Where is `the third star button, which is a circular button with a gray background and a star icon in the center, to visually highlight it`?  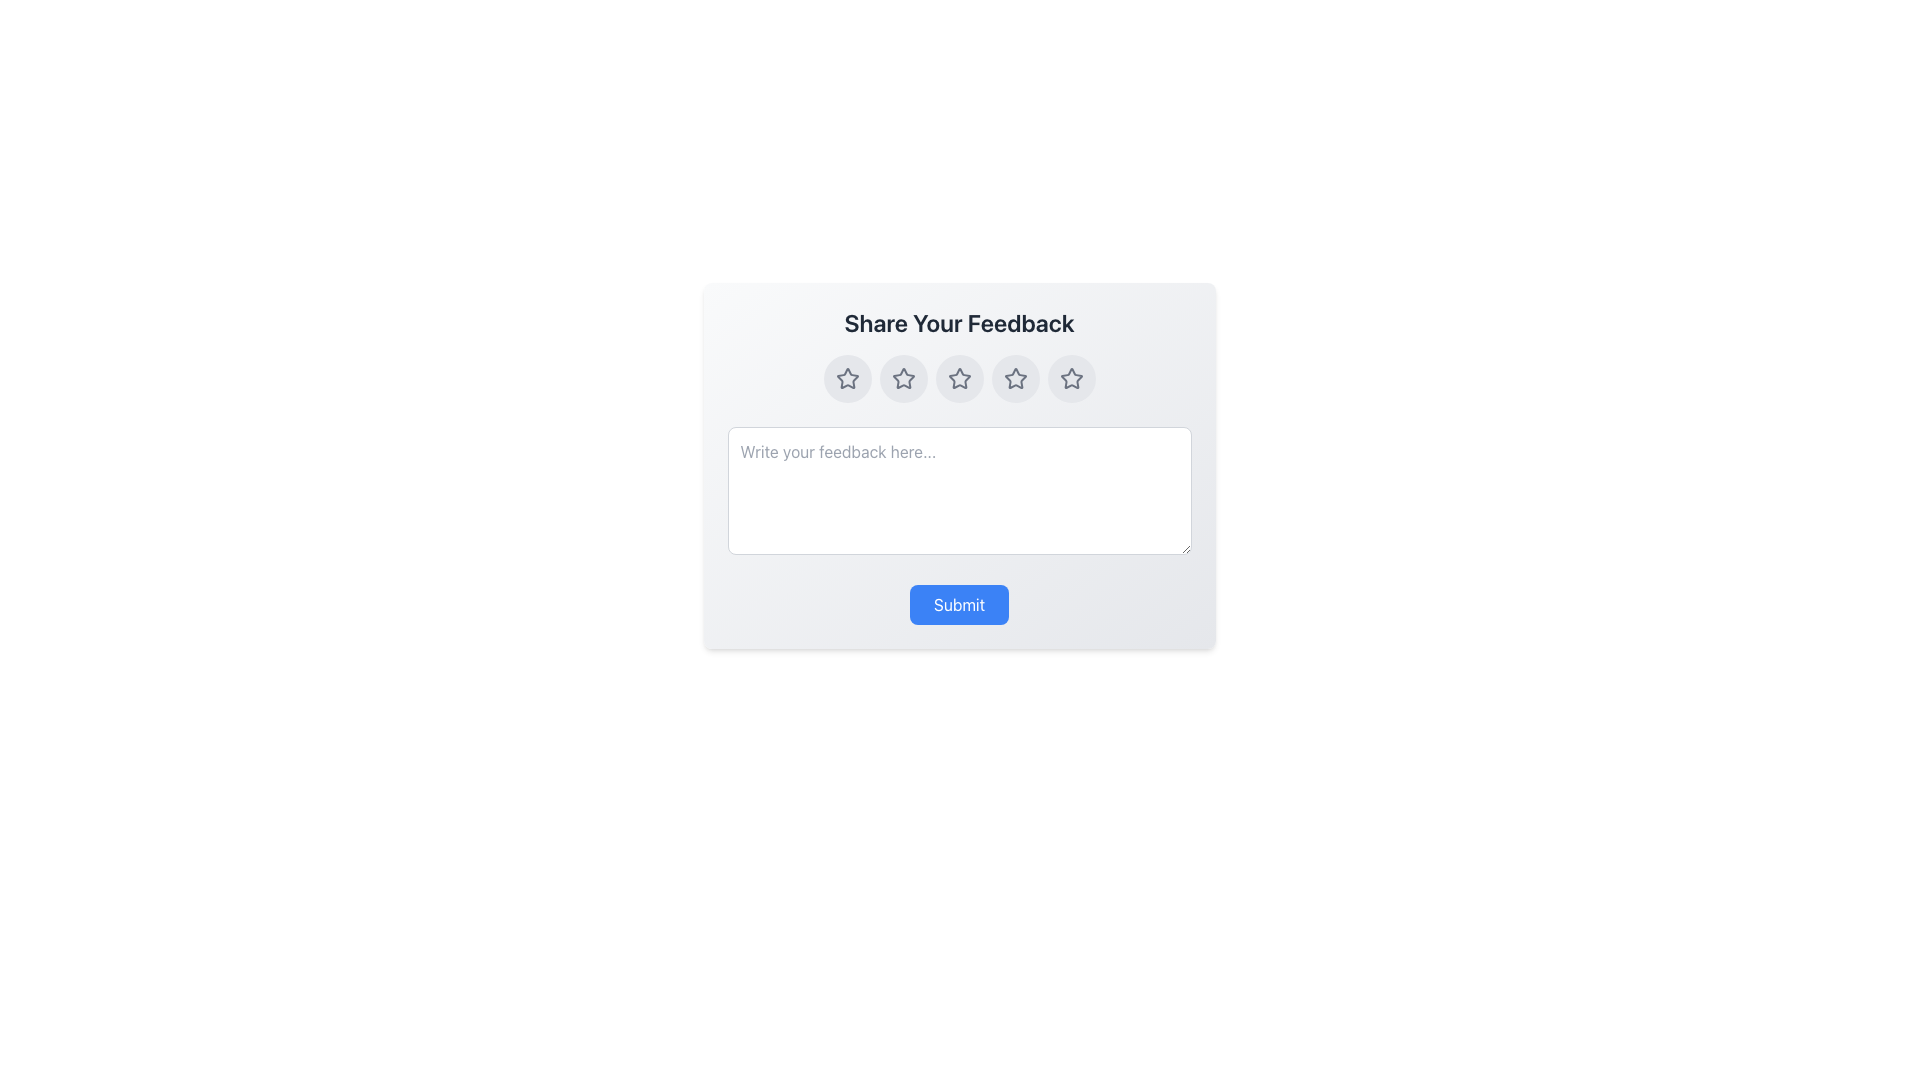 the third star button, which is a circular button with a gray background and a star icon in the center, to visually highlight it is located at coordinates (958, 378).